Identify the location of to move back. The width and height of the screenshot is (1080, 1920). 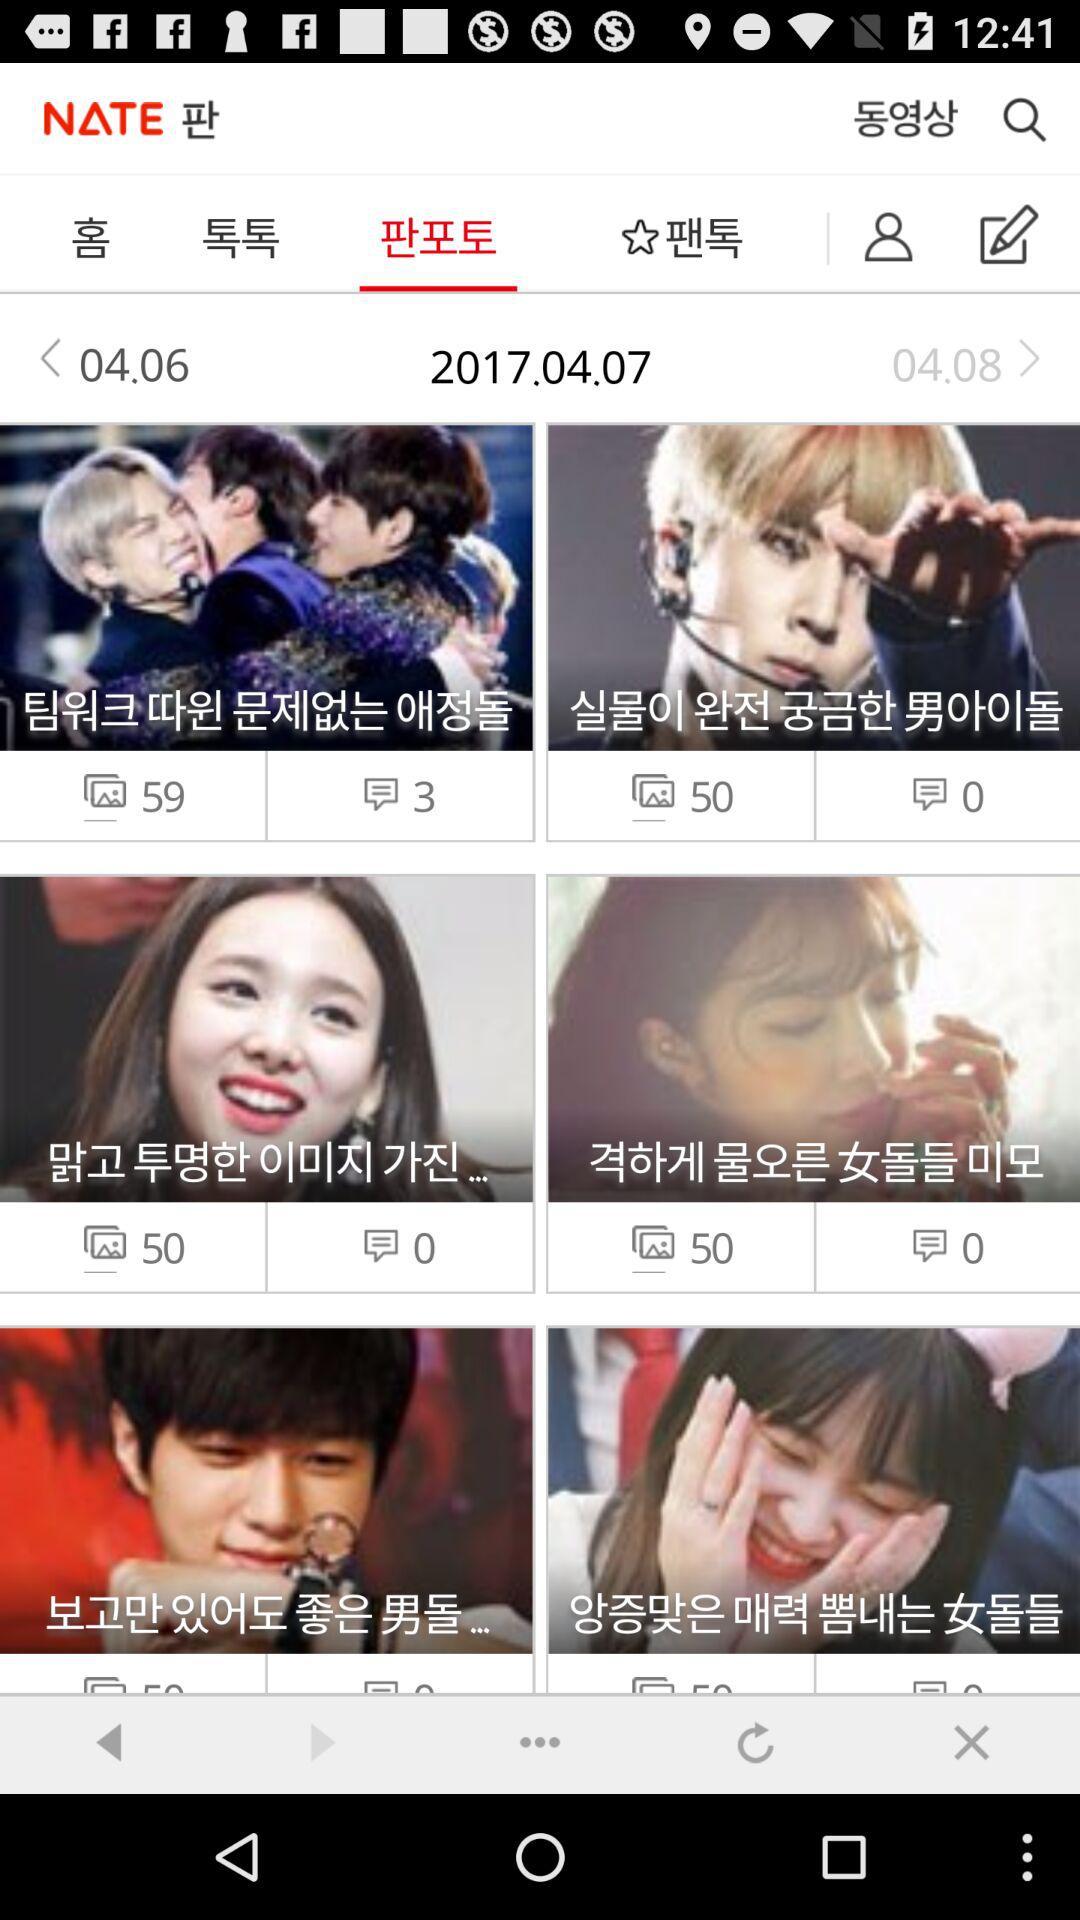
(108, 1741).